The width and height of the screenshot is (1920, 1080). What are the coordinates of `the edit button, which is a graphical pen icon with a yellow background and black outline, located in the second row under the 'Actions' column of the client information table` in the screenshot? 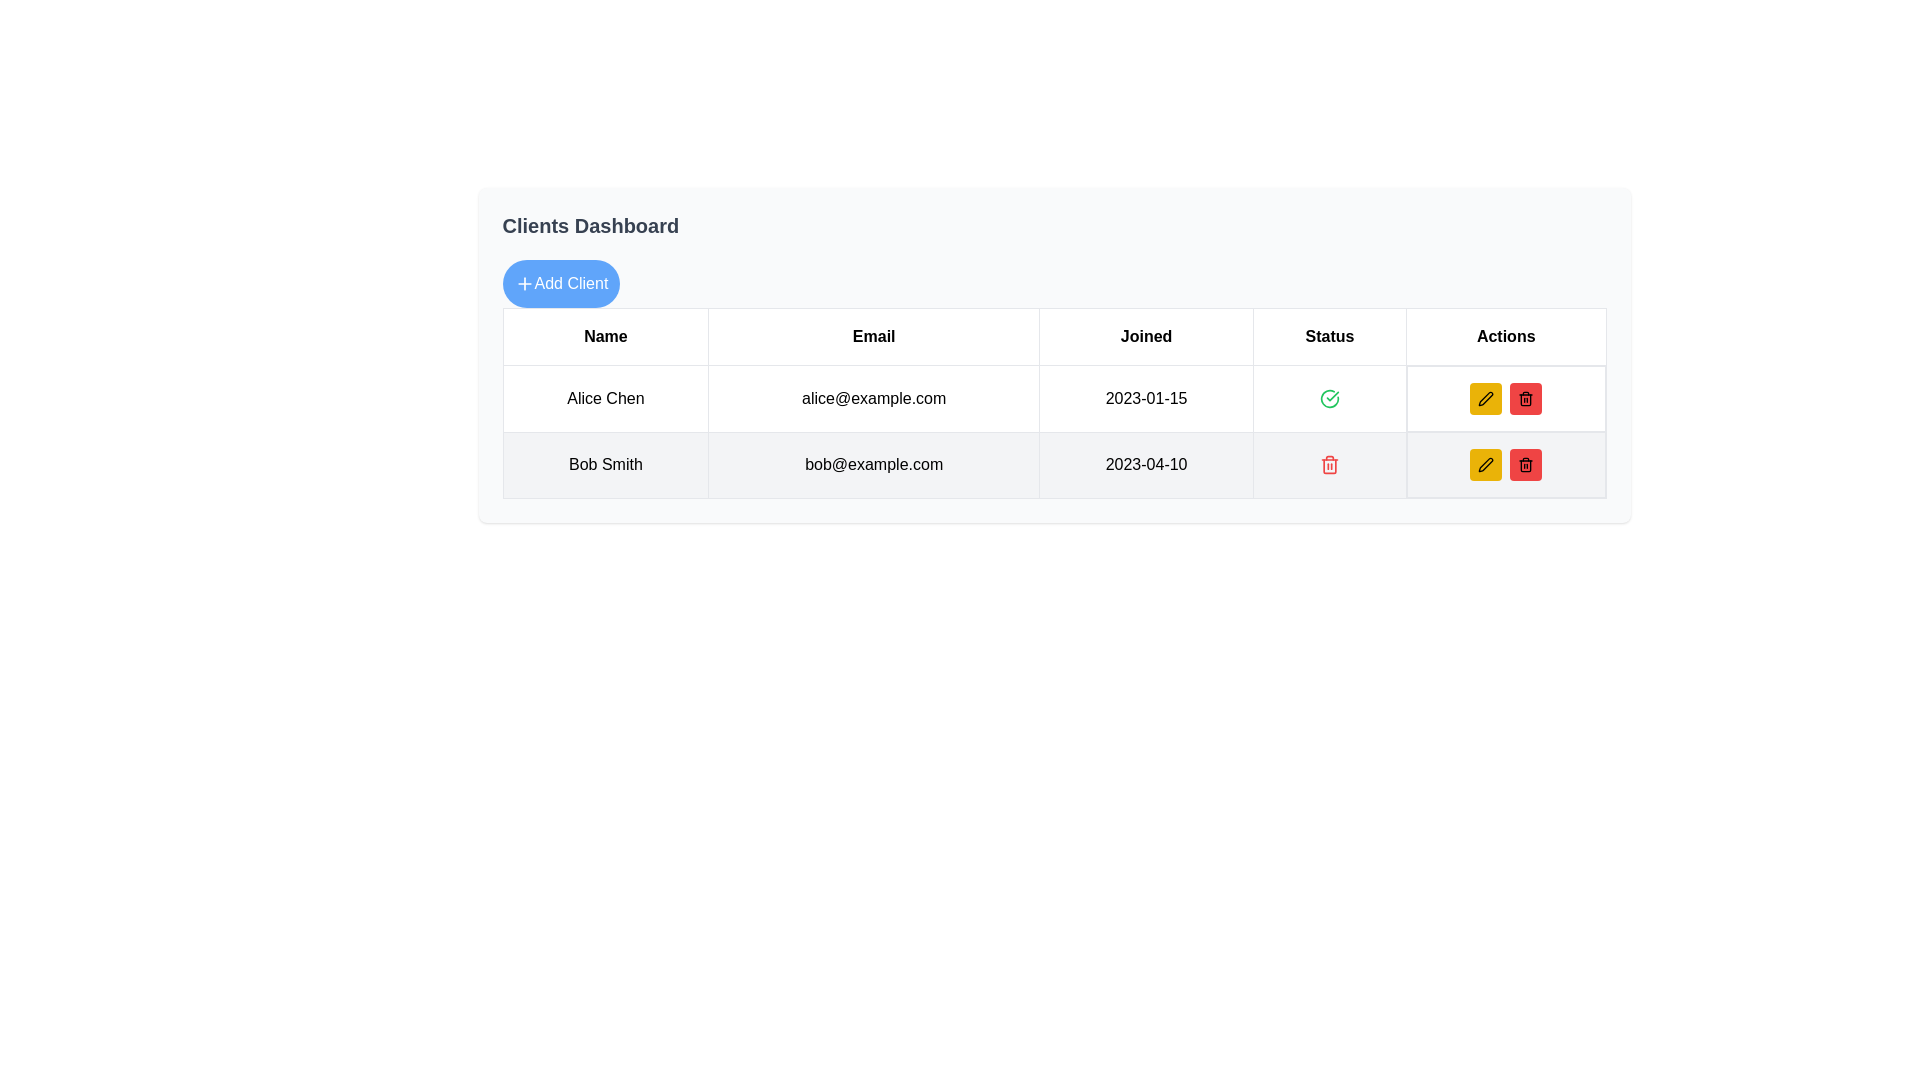 It's located at (1486, 465).